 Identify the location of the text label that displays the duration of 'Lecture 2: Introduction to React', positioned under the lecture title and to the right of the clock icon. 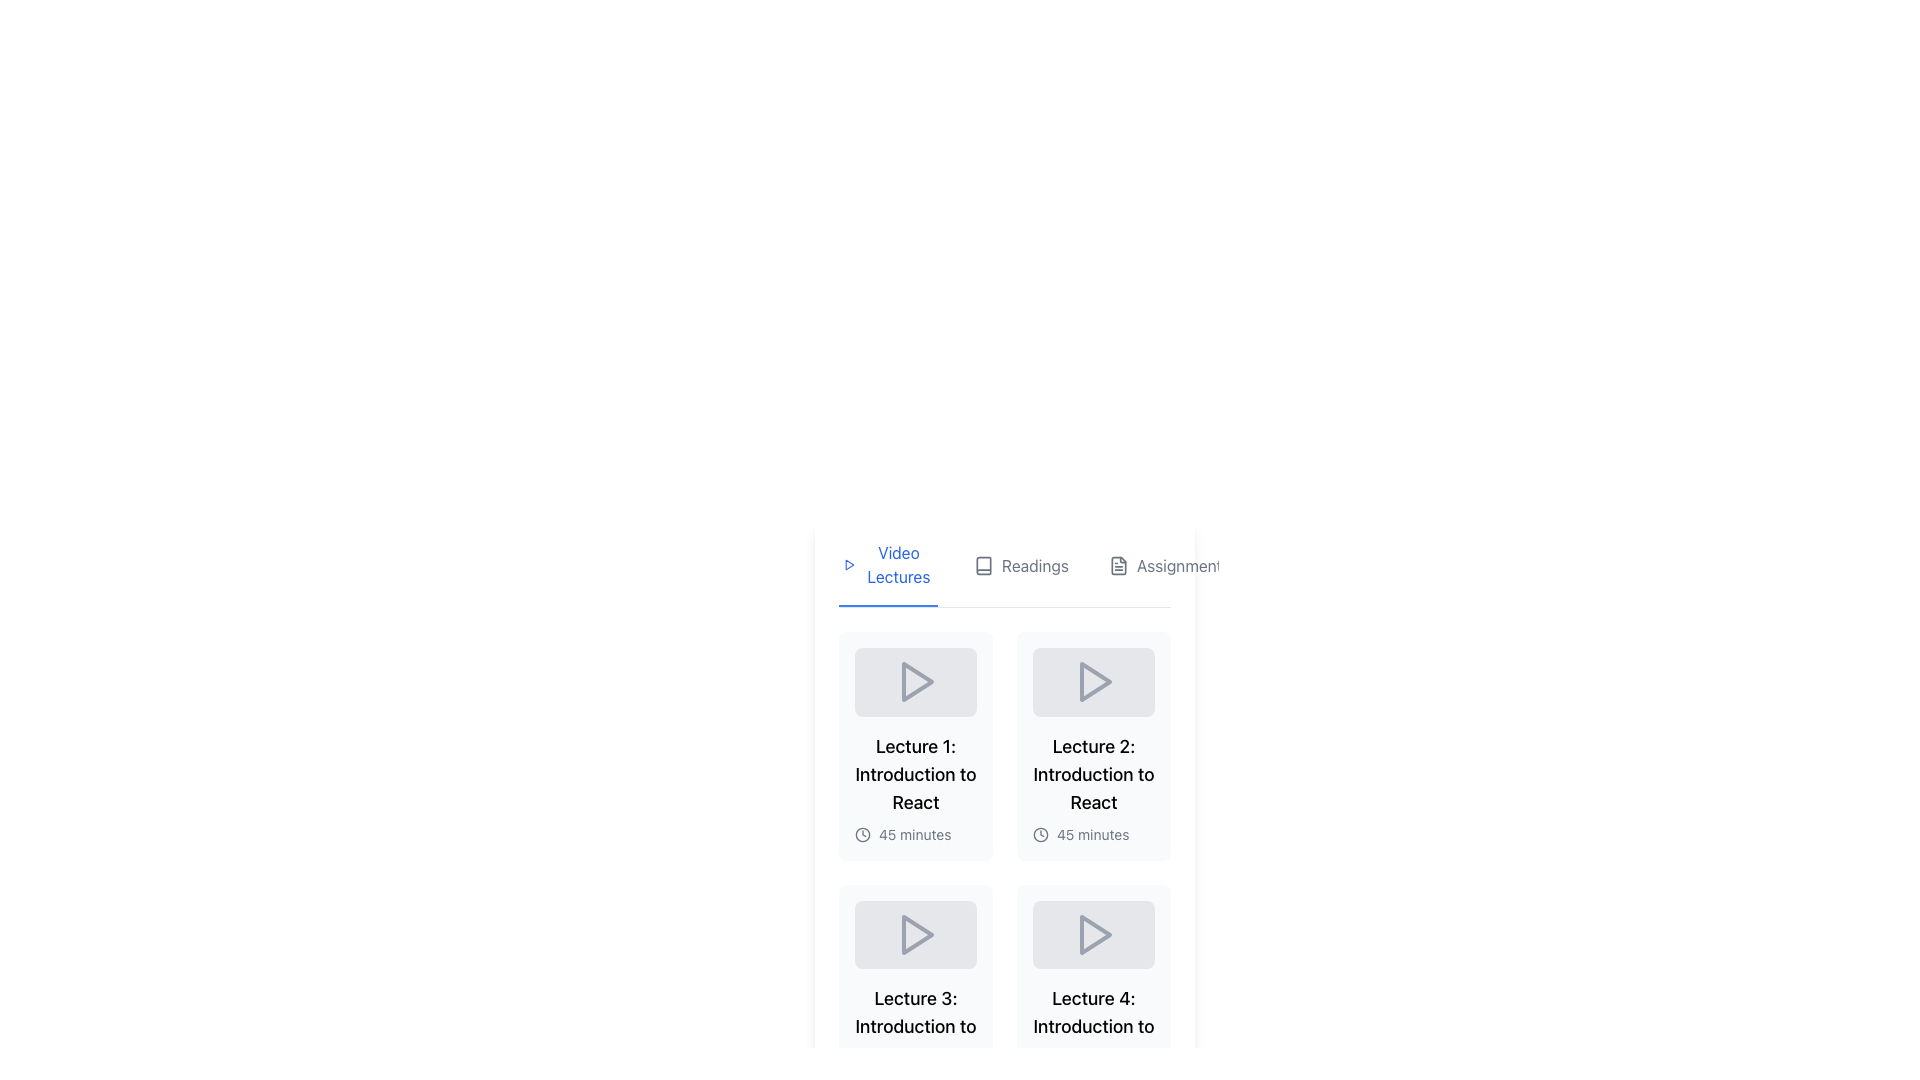
(1092, 834).